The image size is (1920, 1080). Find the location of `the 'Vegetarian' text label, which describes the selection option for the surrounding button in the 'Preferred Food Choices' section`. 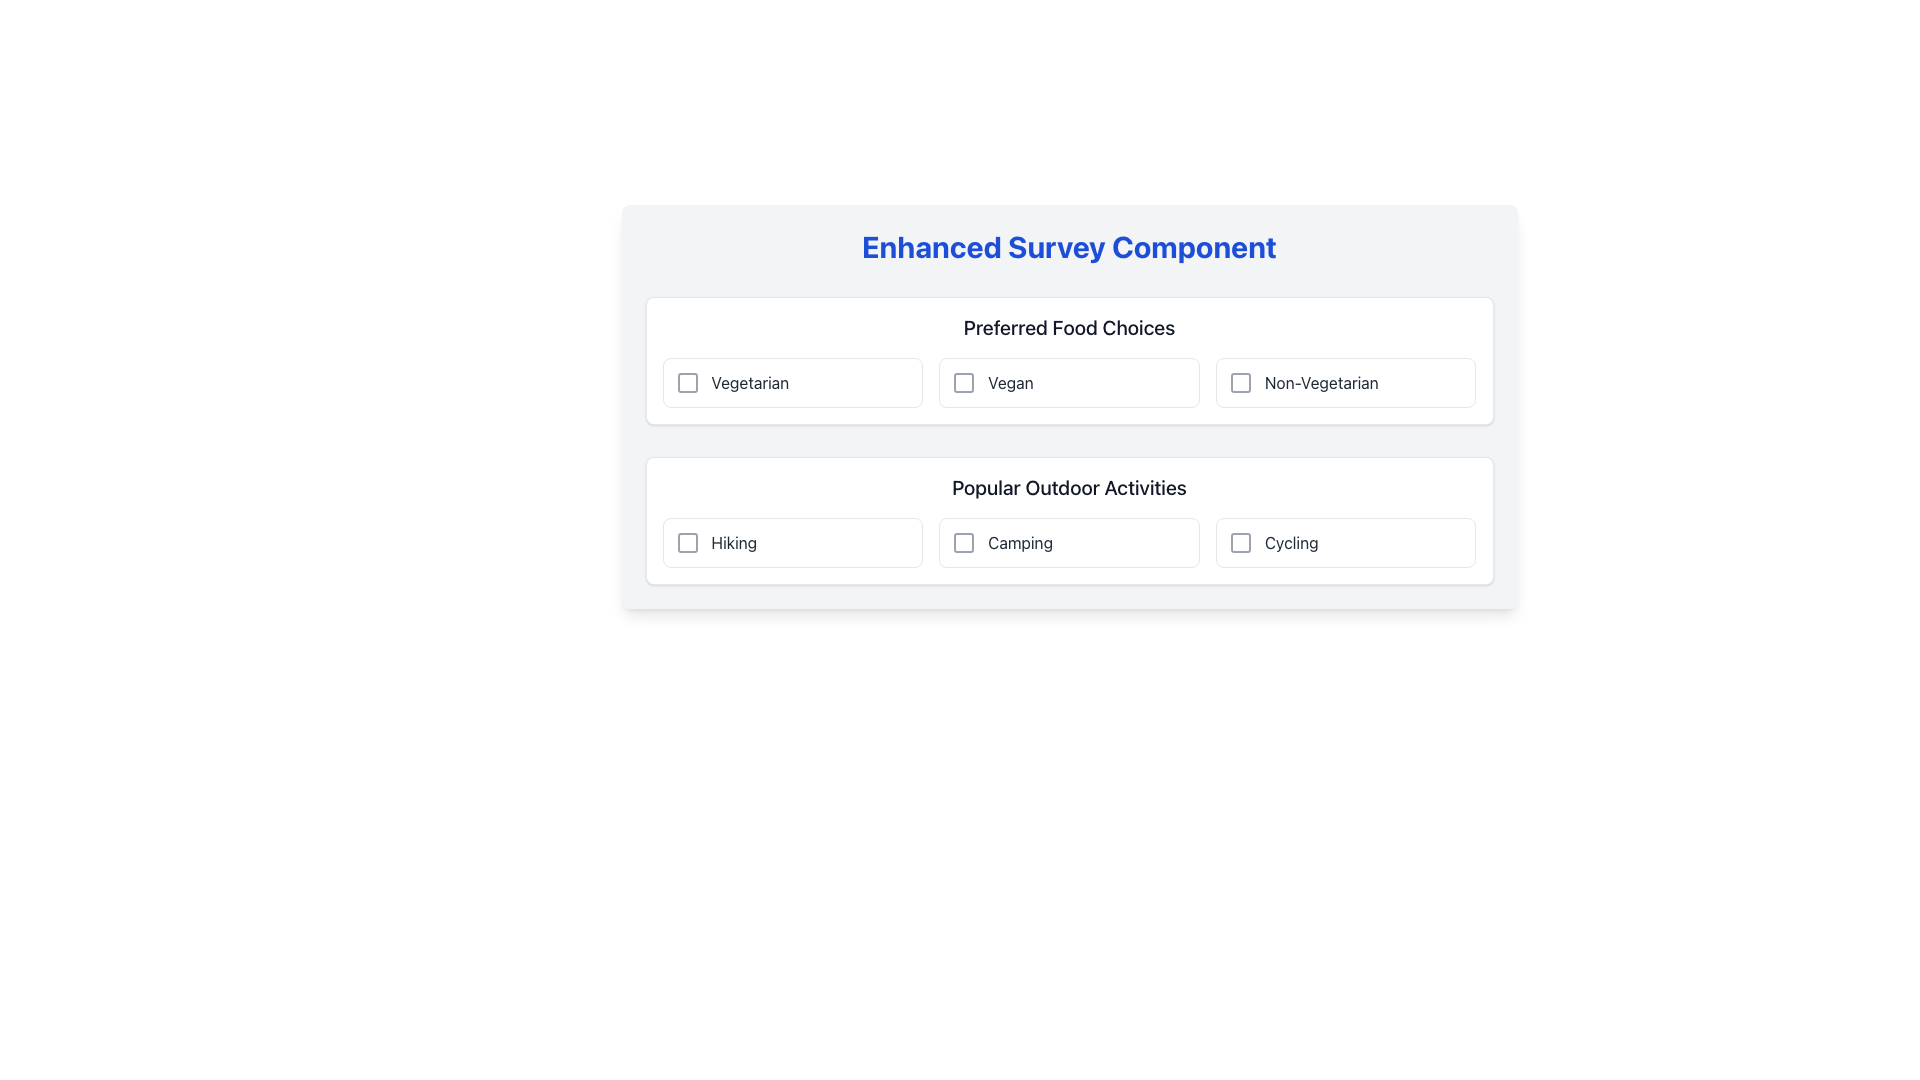

the 'Vegetarian' text label, which describes the selection option for the surrounding button in the 'Preferred Food Choices' section is located at coordinates (749, 382).